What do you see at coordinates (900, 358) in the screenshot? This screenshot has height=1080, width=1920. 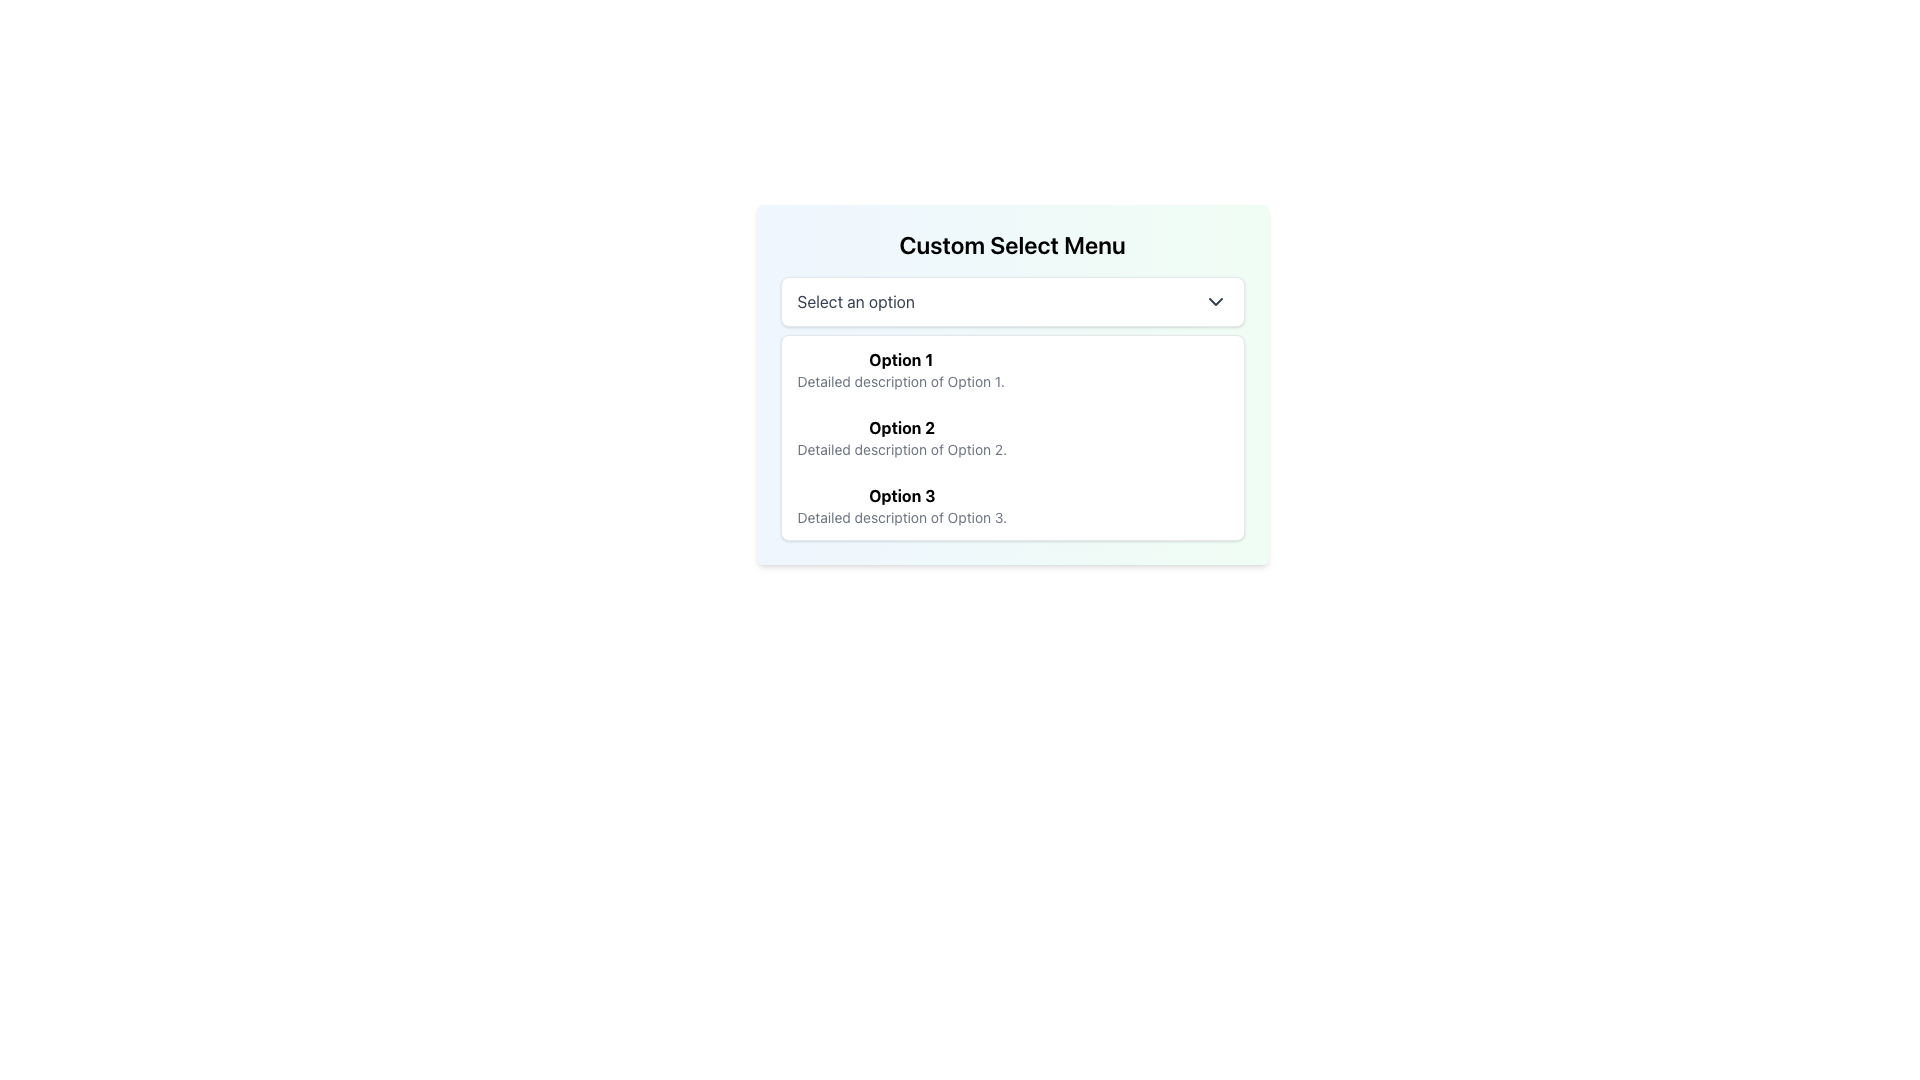 I see `the 'Option 1' text label, which is the first selectable option in the dropdown menu` at bounding box center [900, 358].